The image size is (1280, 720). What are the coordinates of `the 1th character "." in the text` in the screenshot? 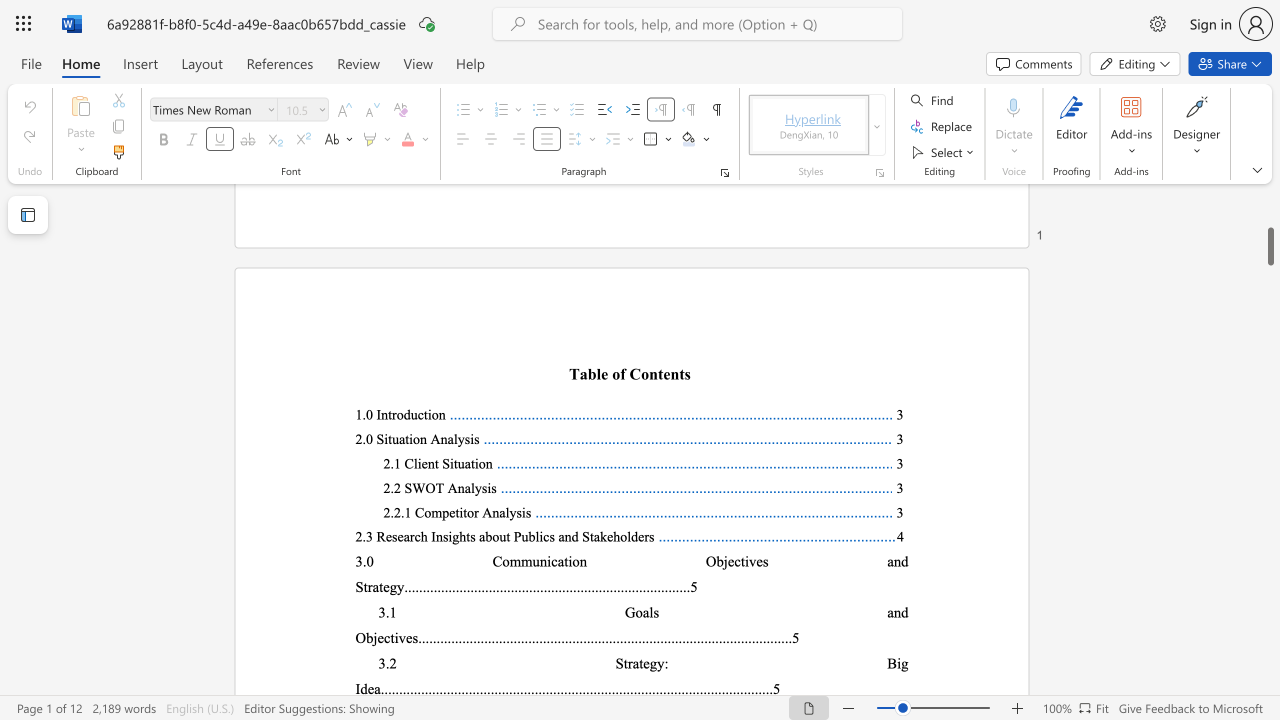 It's located at (392, 488).